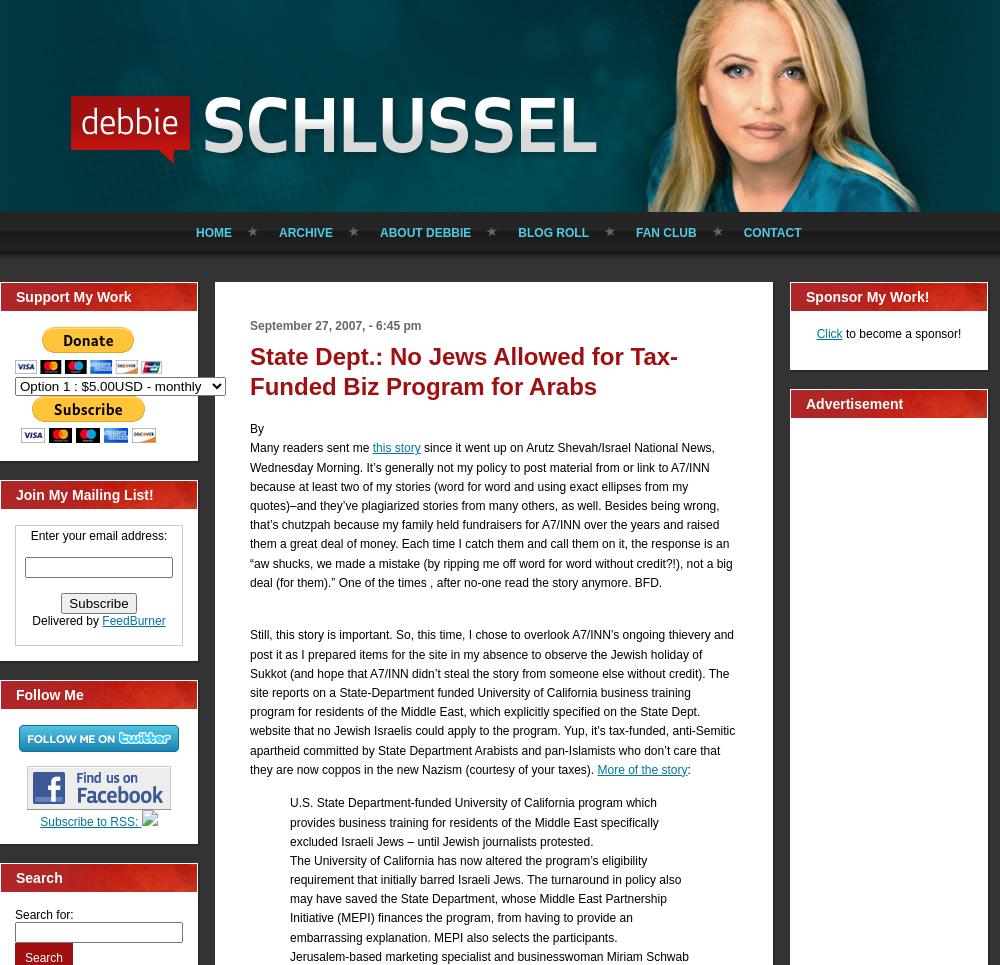  I want to click on 'The University of California has now altered the program’s eligibility requirement that initially barred Israeli Jews. The turnaround in policy also may have saved the State Department, whose Middle East Partnership Initiative (MEPI) finances the program, from having to provide an embarrassing explanation. MEPI also selects the participants.', so click(484, 897).